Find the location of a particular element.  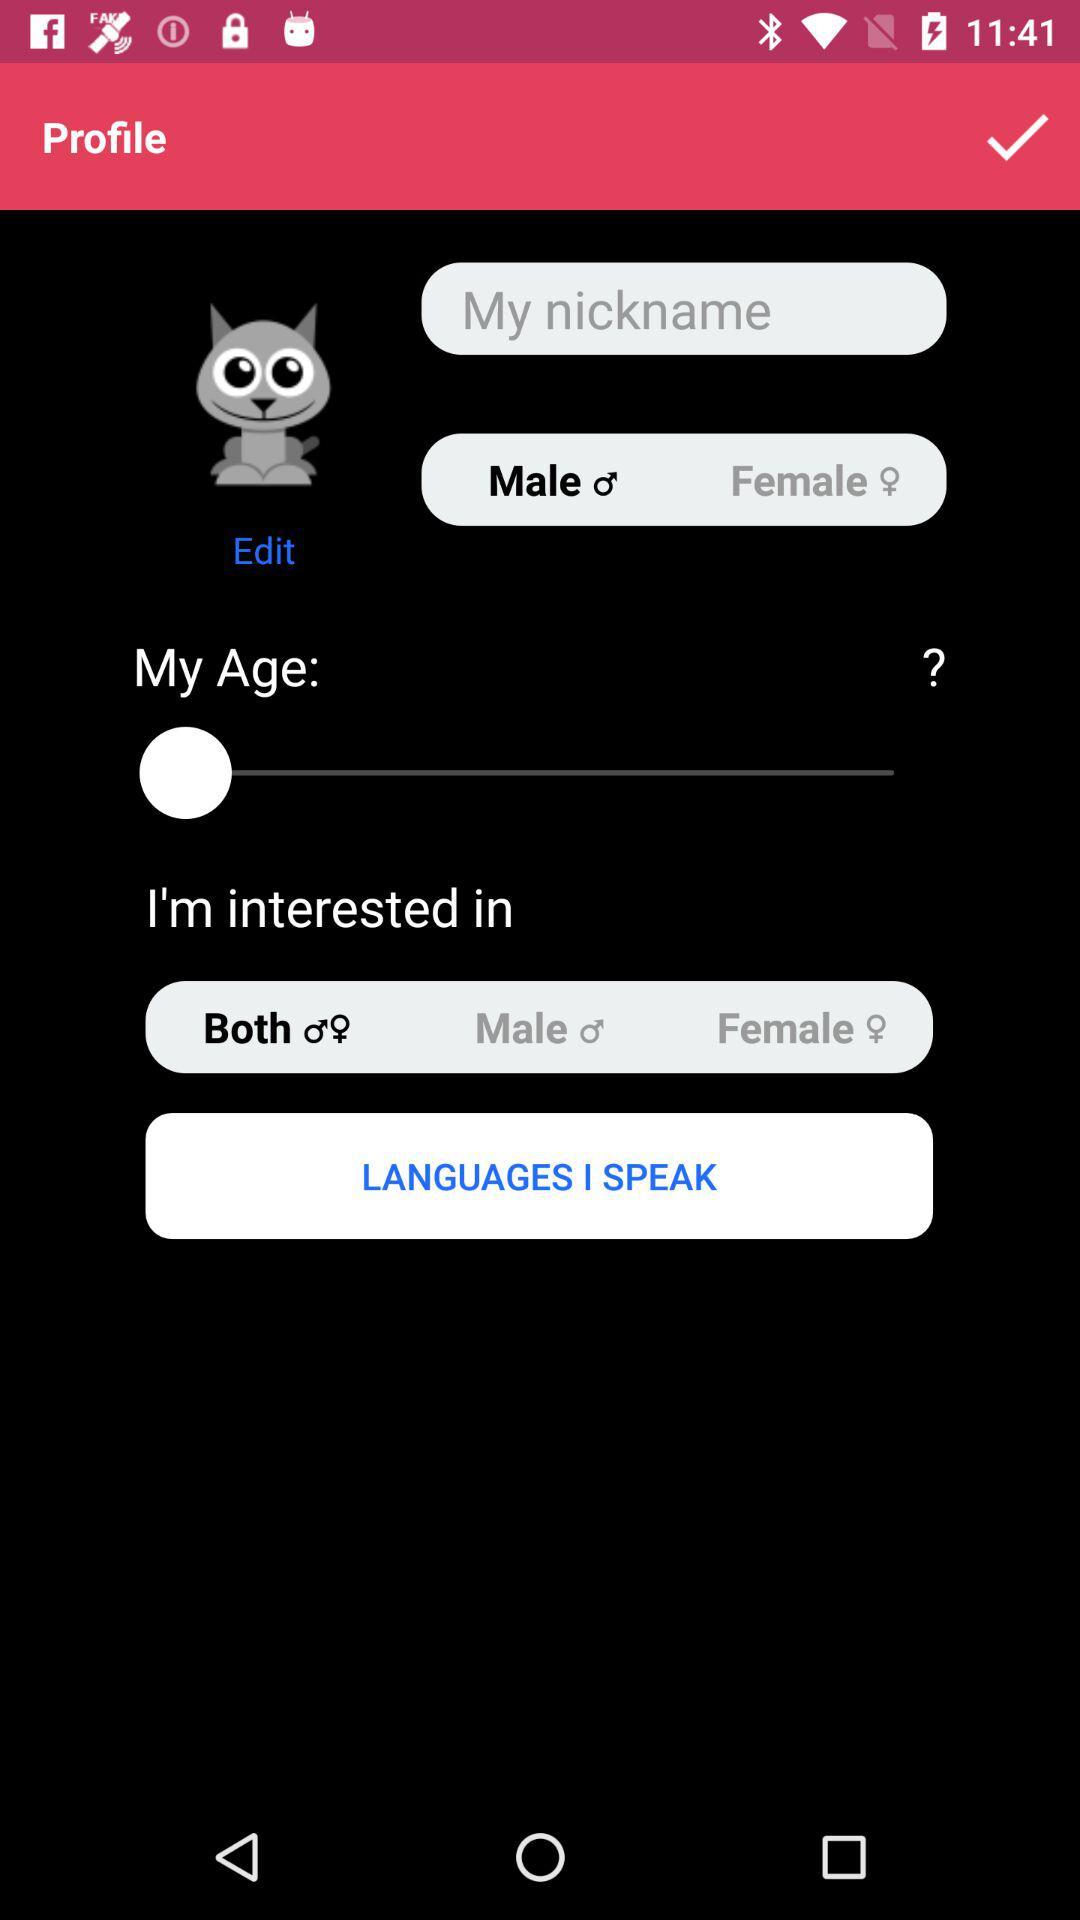

the item next to profile app is located at coordinates (1017, 135).